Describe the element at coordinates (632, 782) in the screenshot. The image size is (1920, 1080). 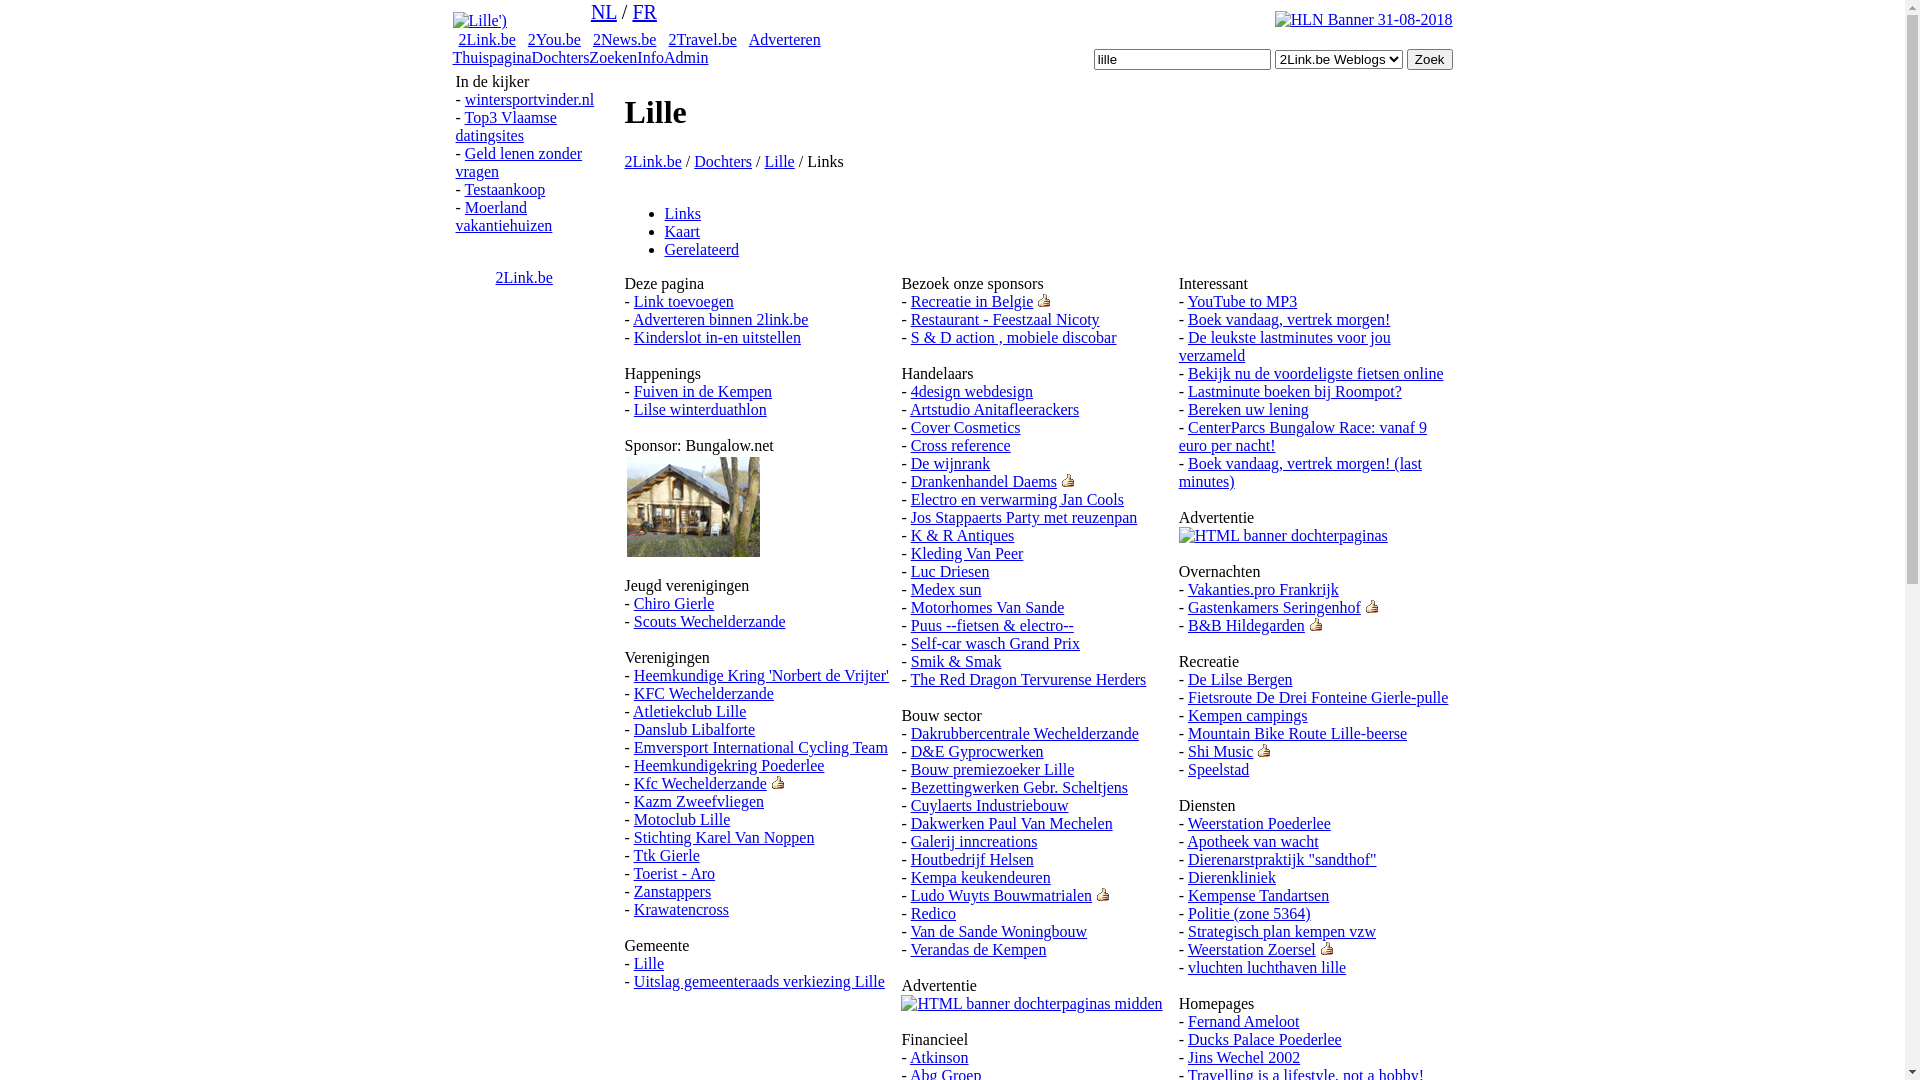
I see `'Kfc Wechelderzande'` at that location.